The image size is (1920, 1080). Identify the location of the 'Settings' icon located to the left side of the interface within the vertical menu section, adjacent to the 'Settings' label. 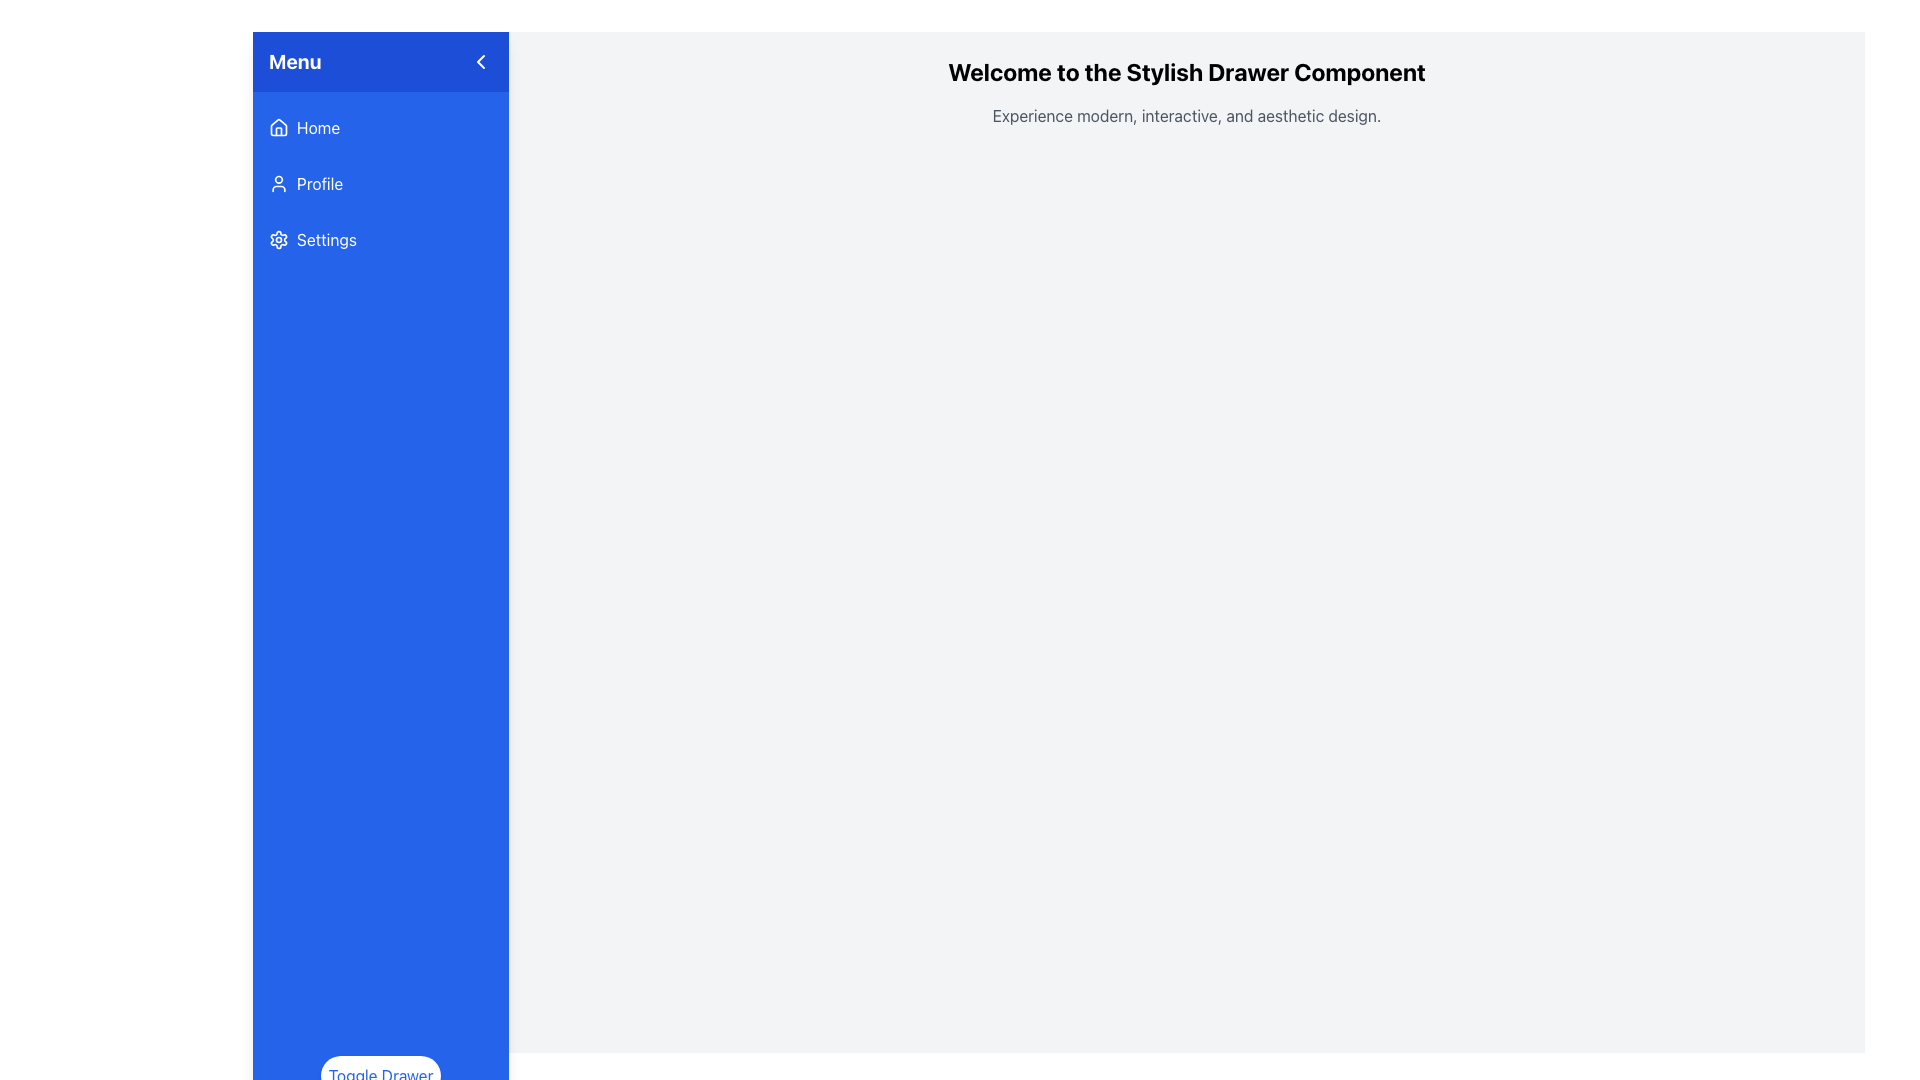
(277, 238).